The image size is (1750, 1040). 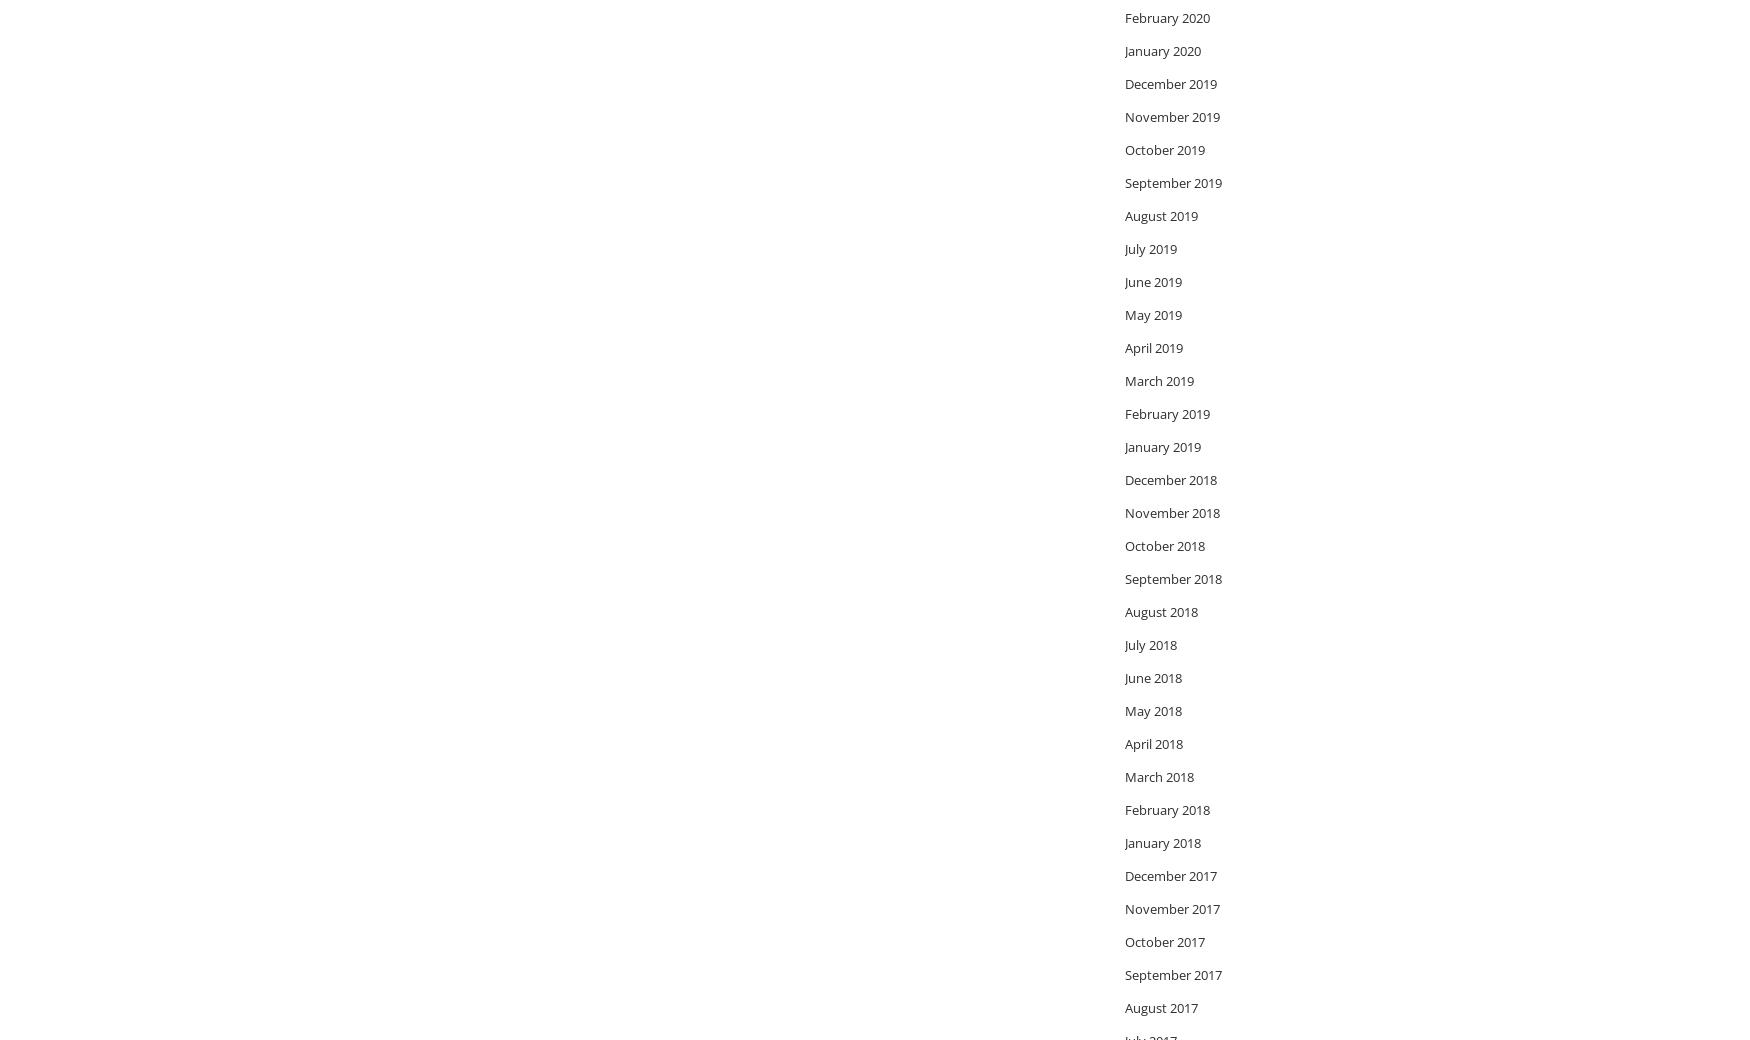 What do you see at coordinates (1162, 445) in the screenshot?
I see `'January 2019'` at bounding box center [1162, 445].